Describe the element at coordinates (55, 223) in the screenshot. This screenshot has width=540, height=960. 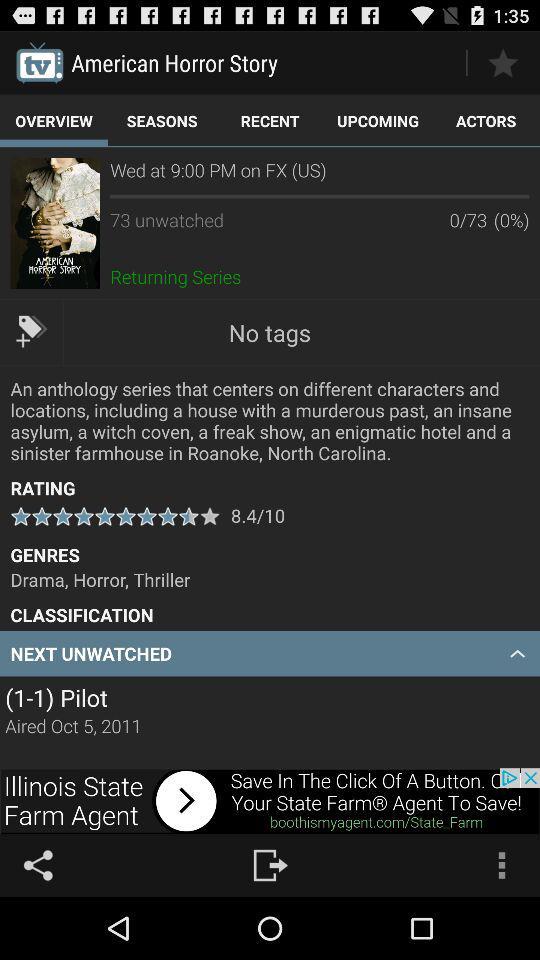
I see `image` at that location.